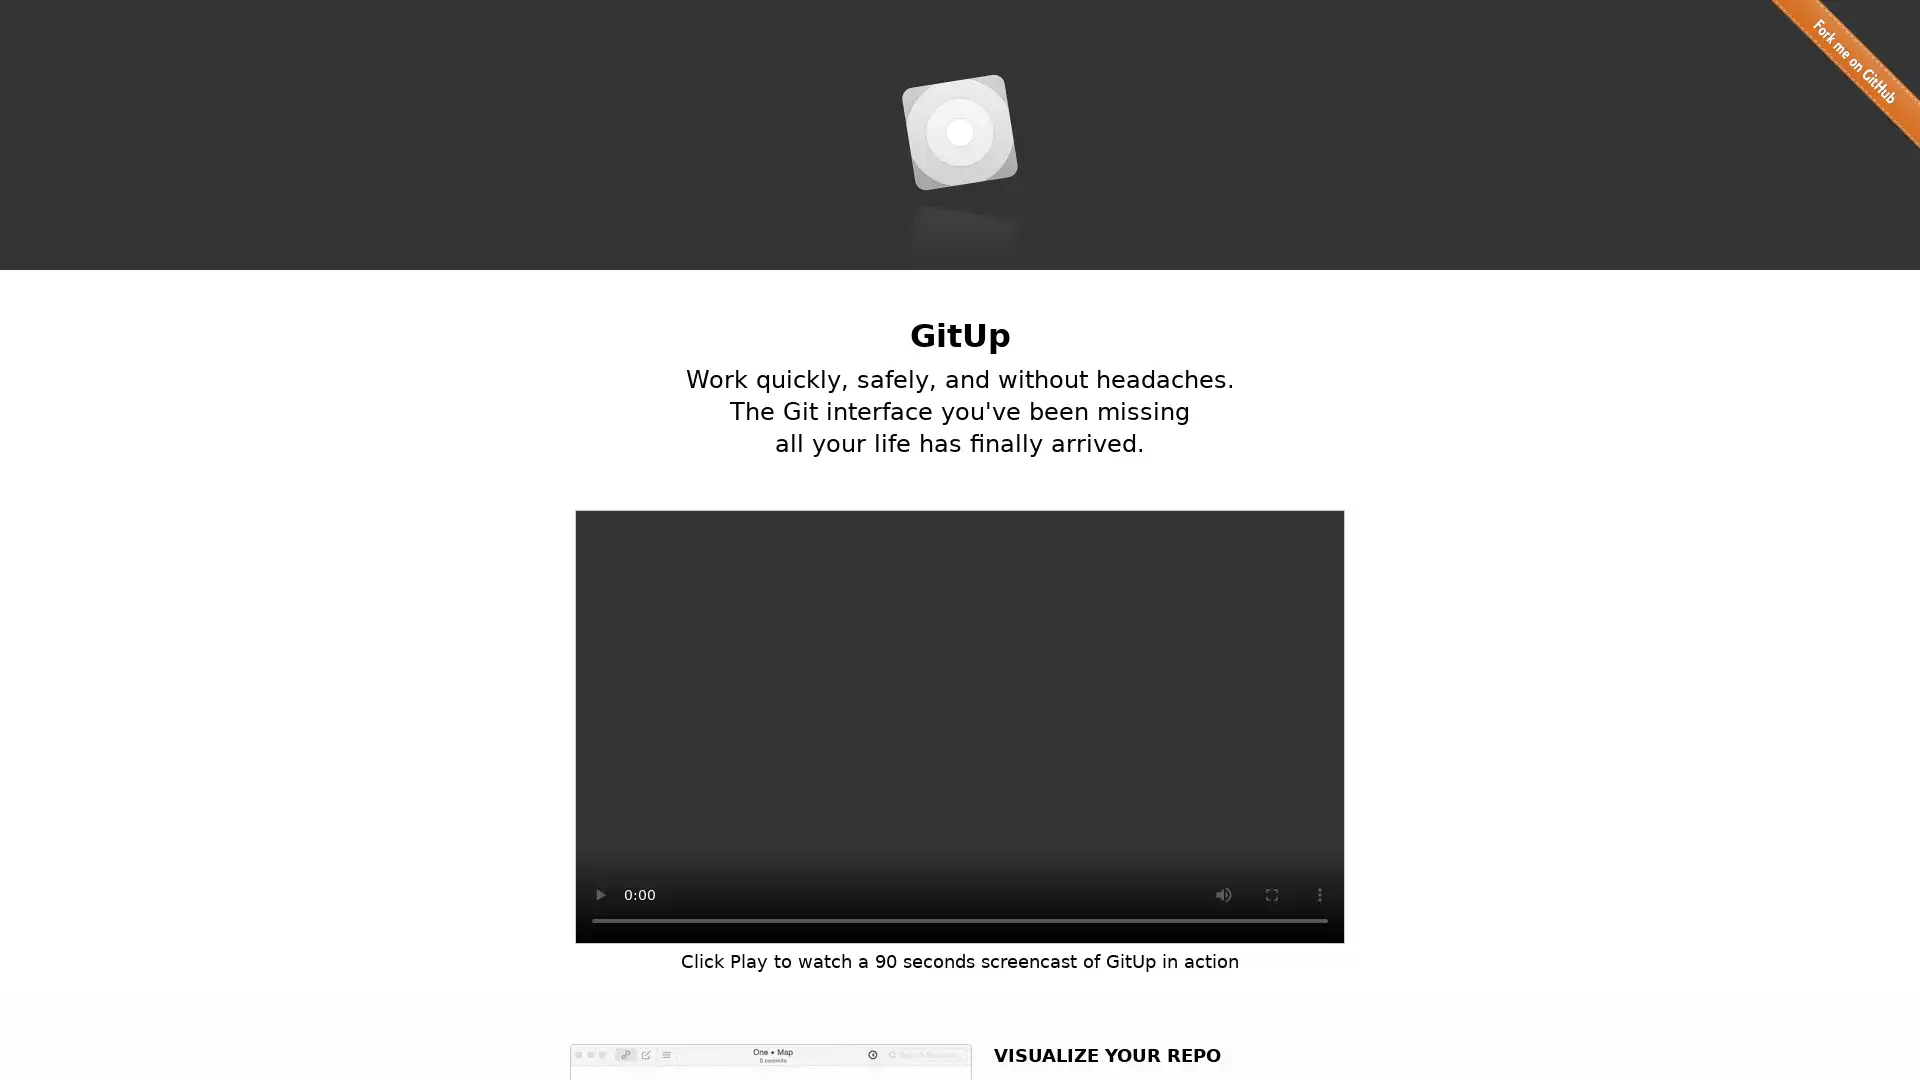 This screenshot has width=1920, height=1080. What do you see at coordinates (1223, 893) in the screenshot?
I see `mute` at bounding box center [1223, 893].